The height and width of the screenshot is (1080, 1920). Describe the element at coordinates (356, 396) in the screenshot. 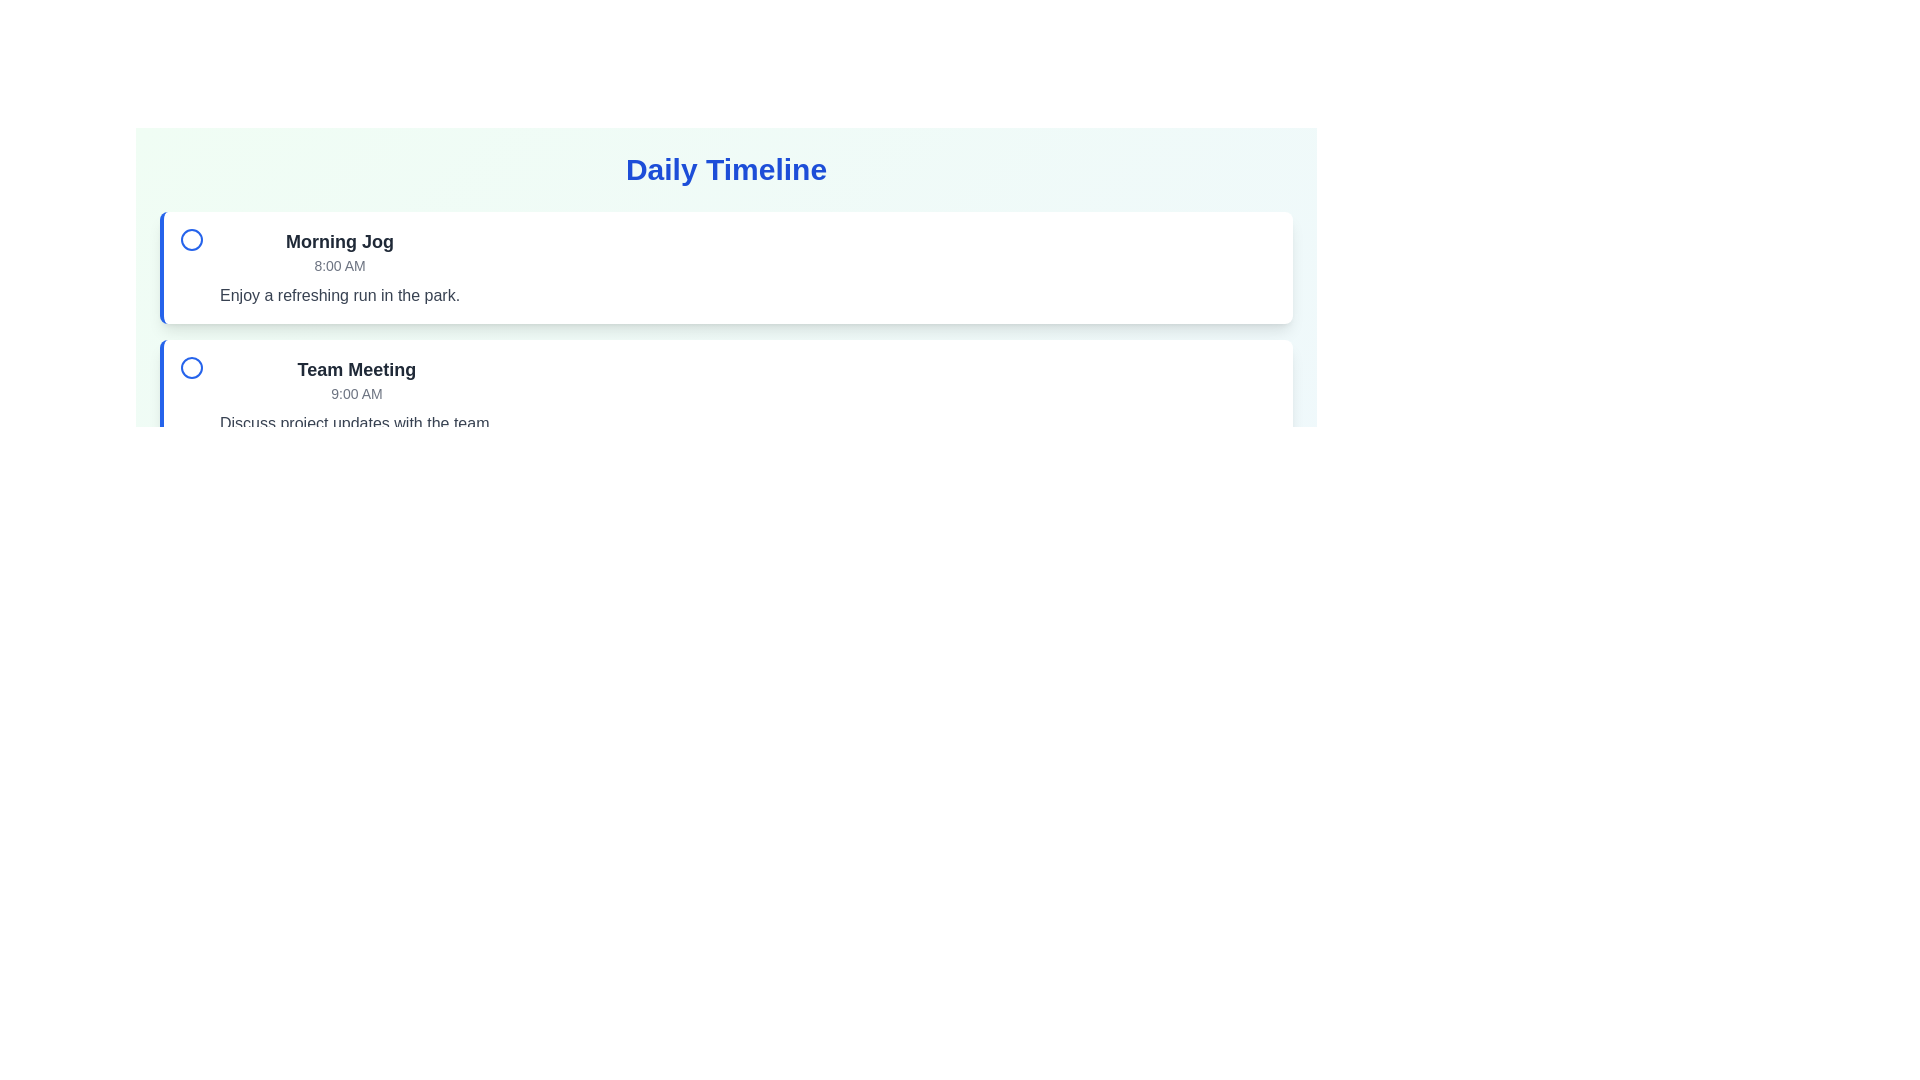

I see `the text in the Informational Display Block titled 'Team Meeting' that includes the timestamp and description for further actions` at that location.